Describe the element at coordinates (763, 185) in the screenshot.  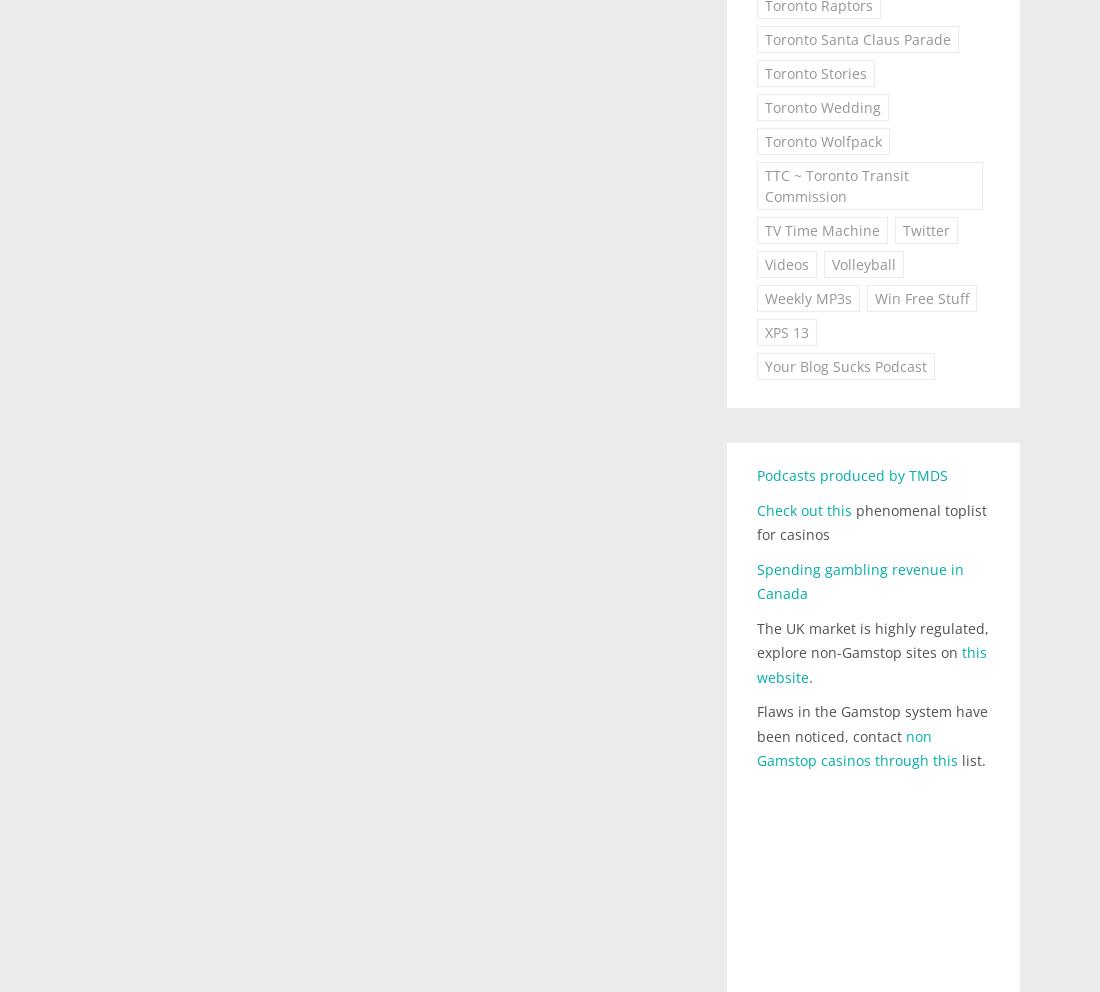
I see `'TTC ~ Toronto Transit Commission'` at that location.